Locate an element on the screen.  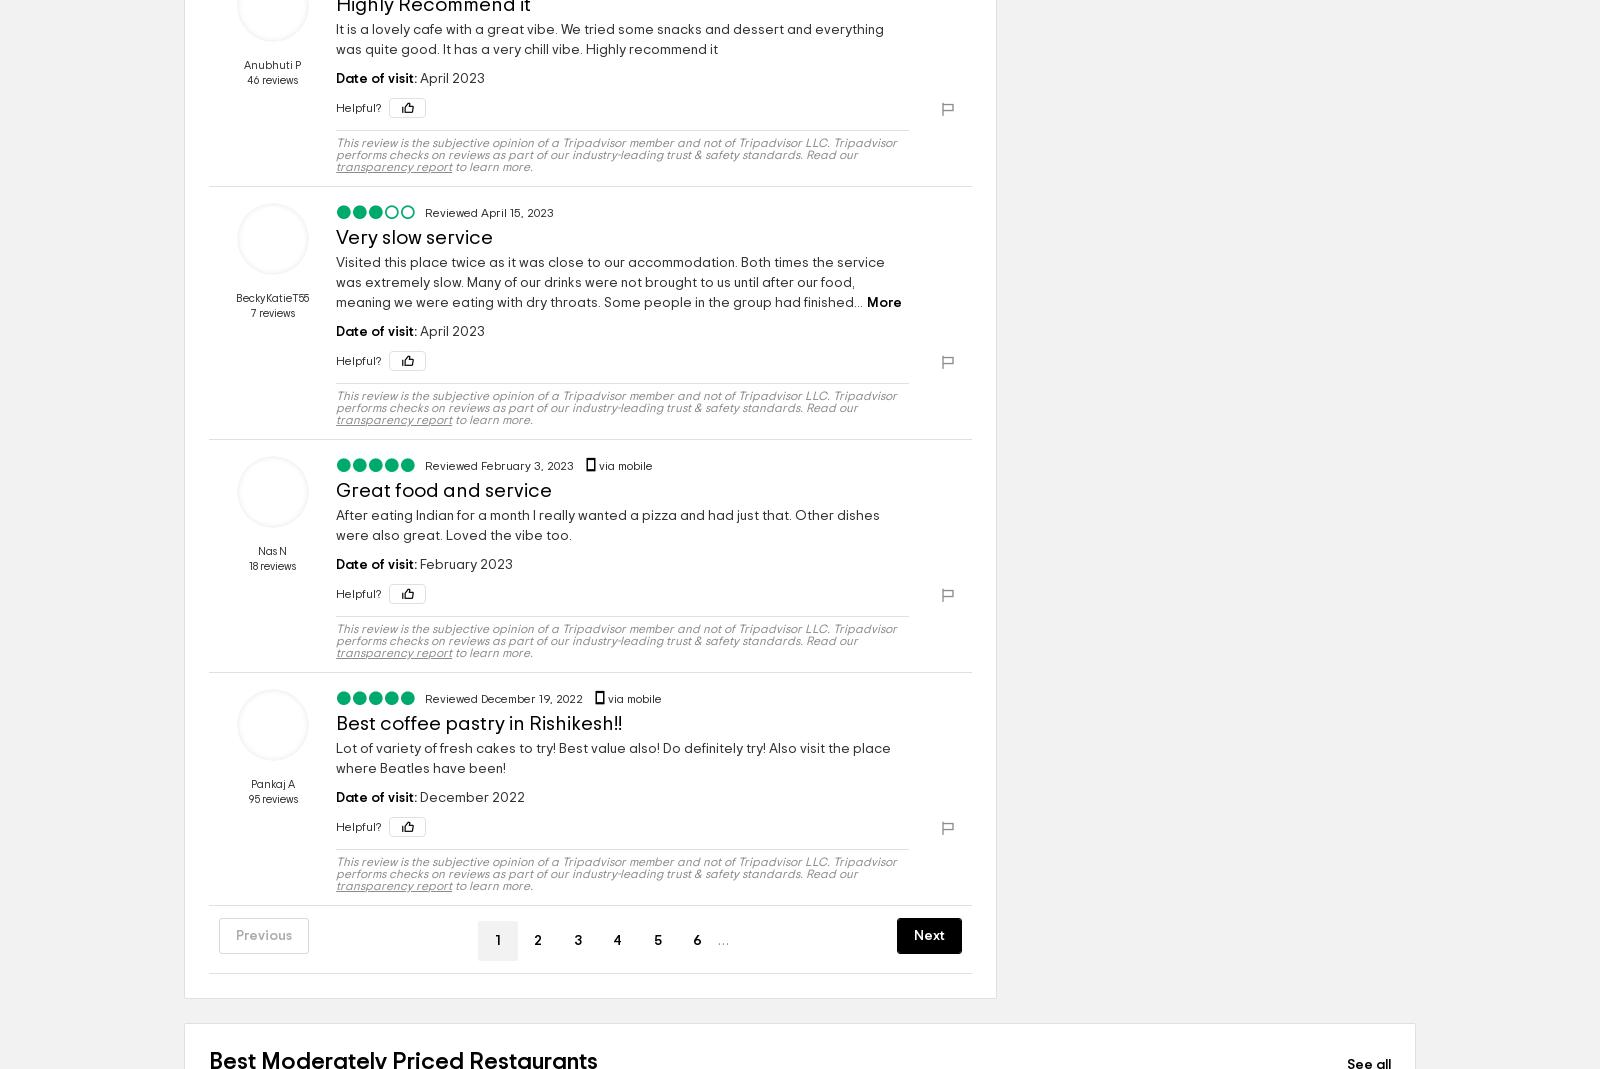
'1' is located at coordinates (493, 940).